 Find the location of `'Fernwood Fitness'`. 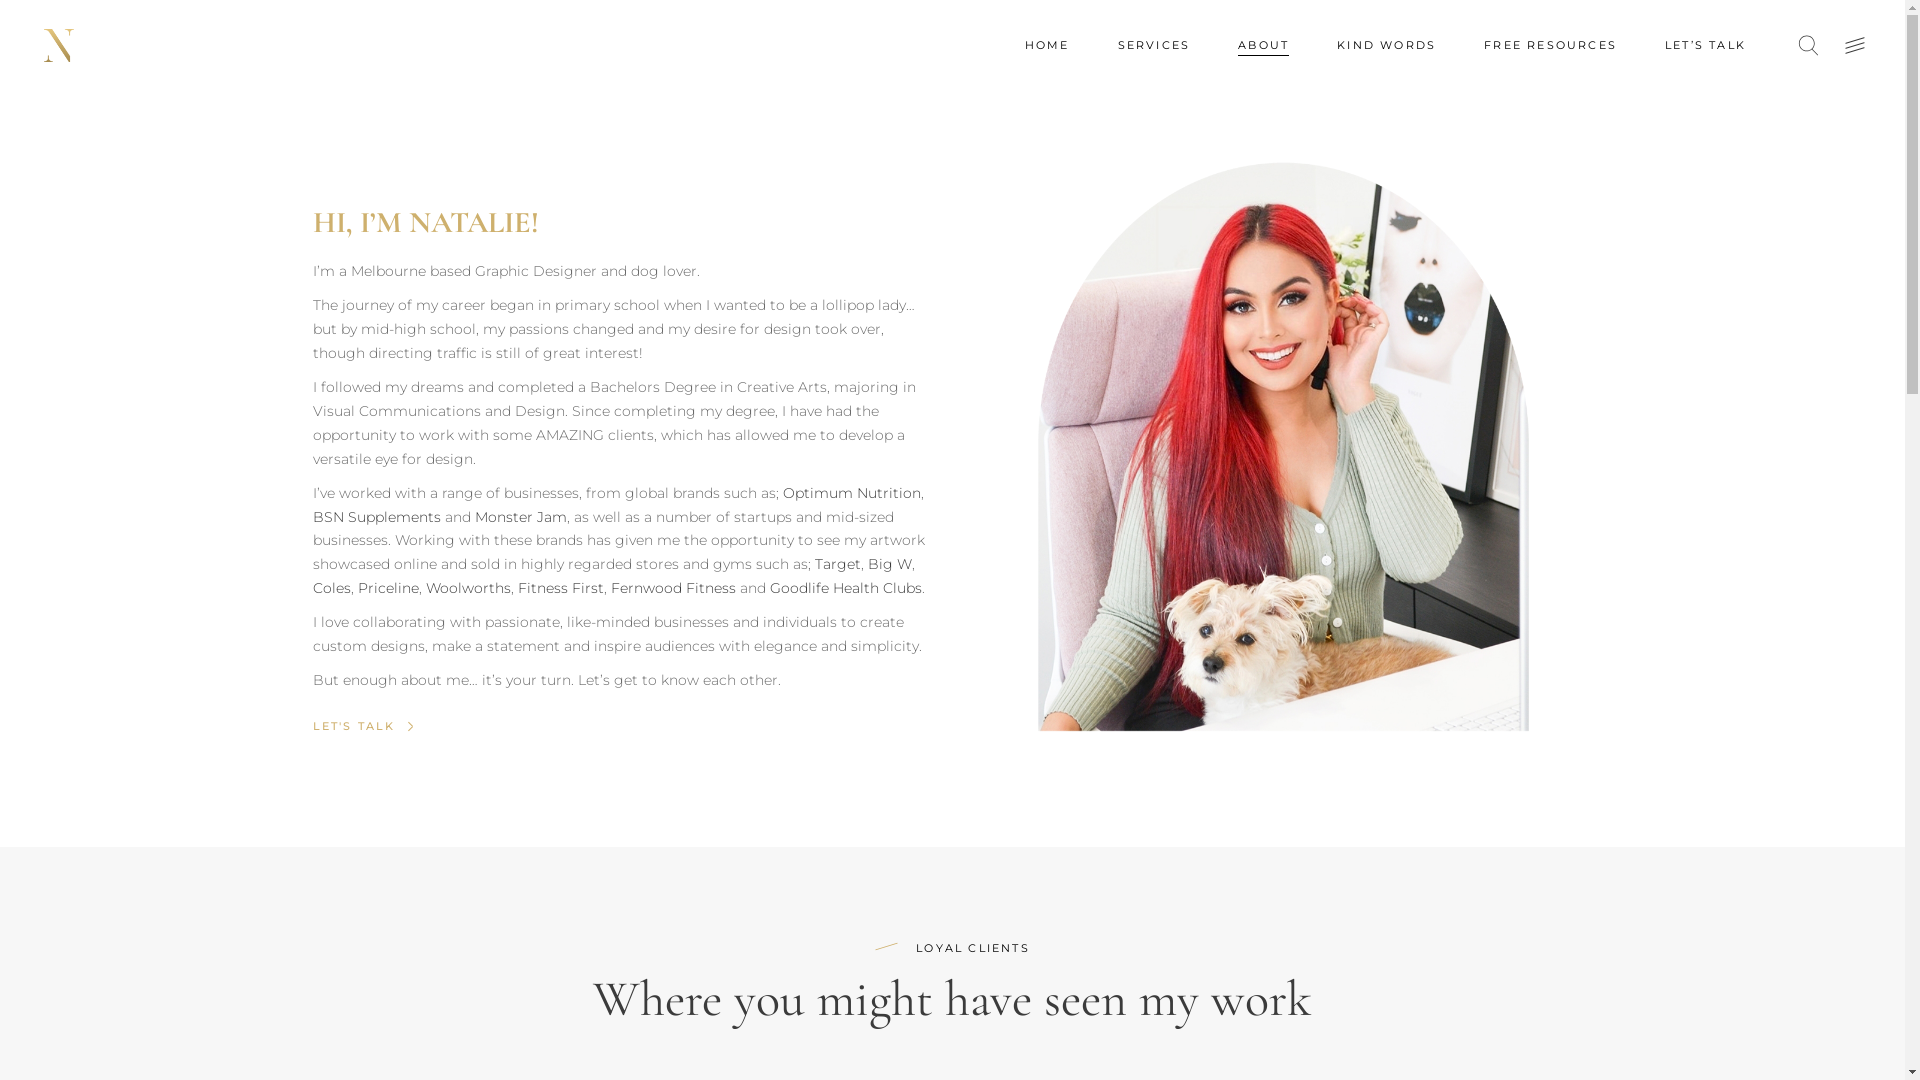

'Fernwood Fitness' is located at coordinates (608, 586).